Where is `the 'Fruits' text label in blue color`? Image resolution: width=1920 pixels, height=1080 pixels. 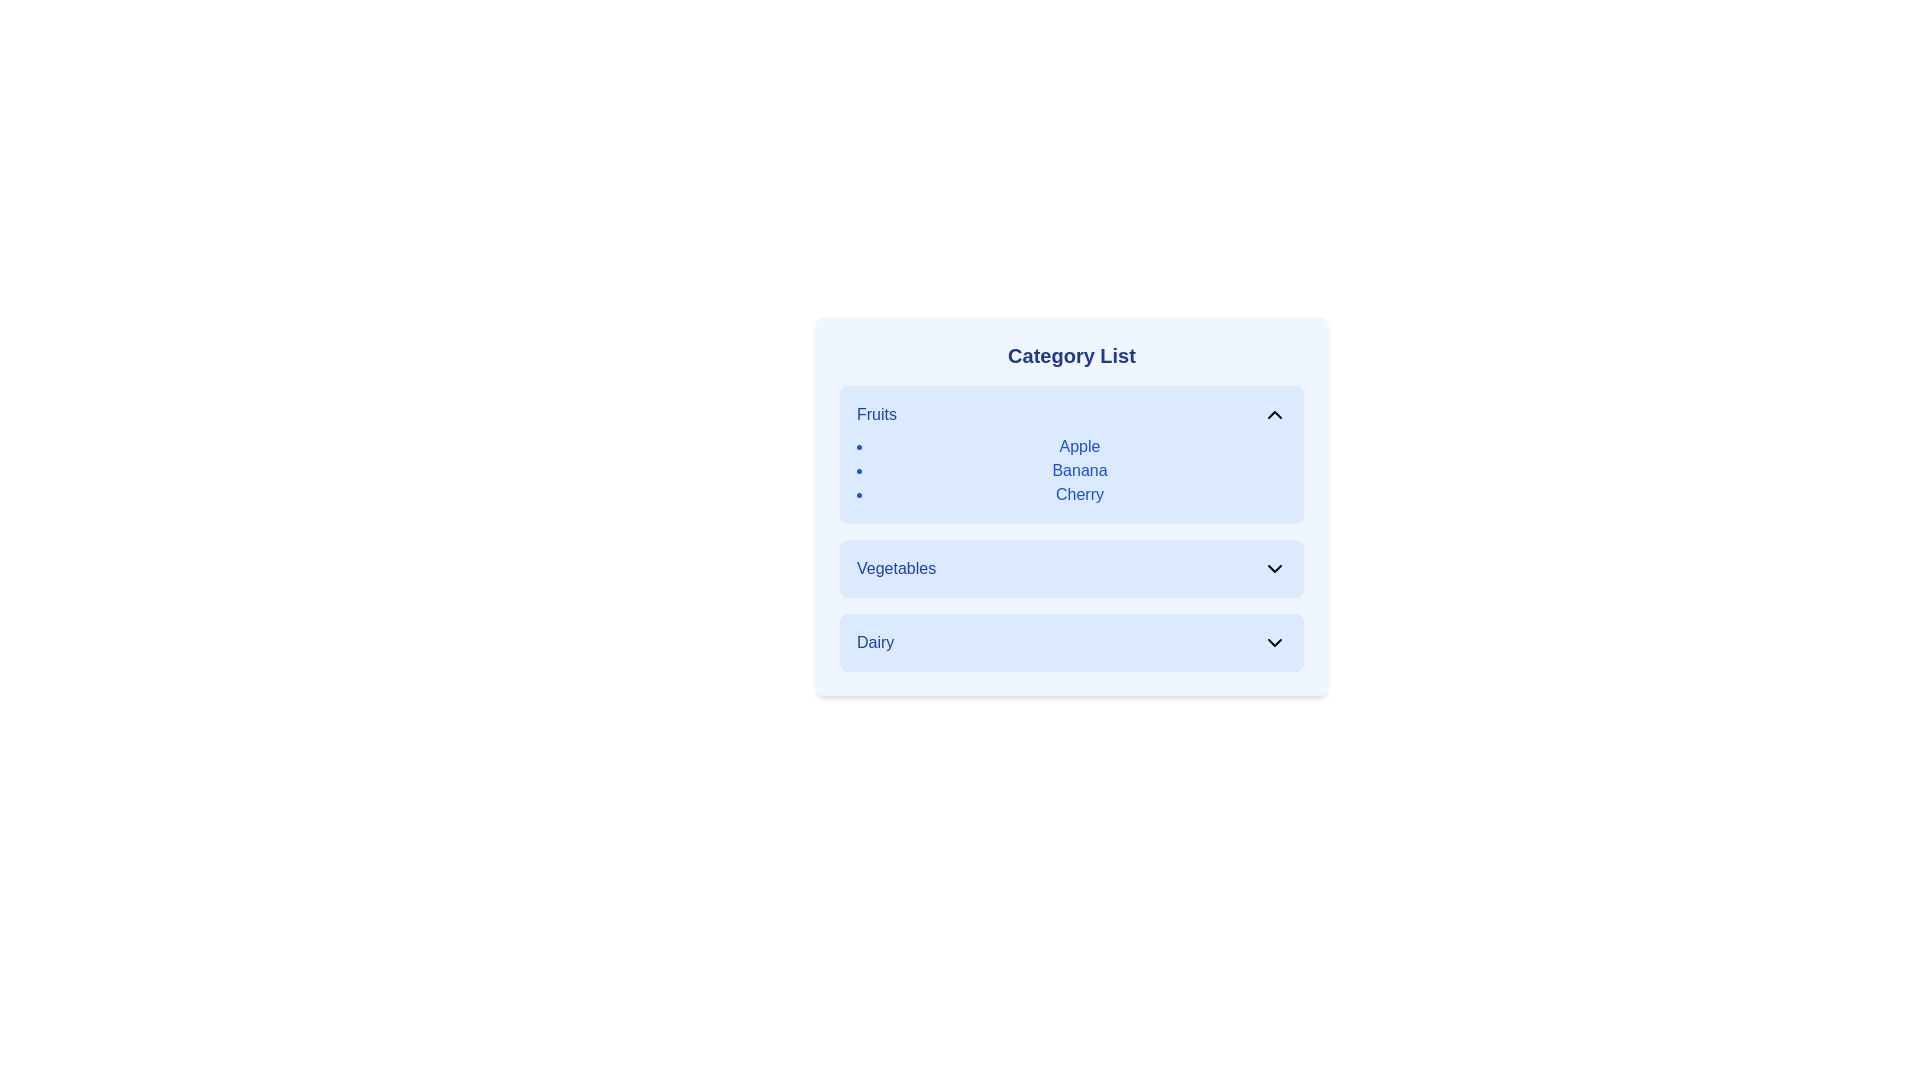
the 'Fruits' text label in blue color is located at coordinates (877, 414).